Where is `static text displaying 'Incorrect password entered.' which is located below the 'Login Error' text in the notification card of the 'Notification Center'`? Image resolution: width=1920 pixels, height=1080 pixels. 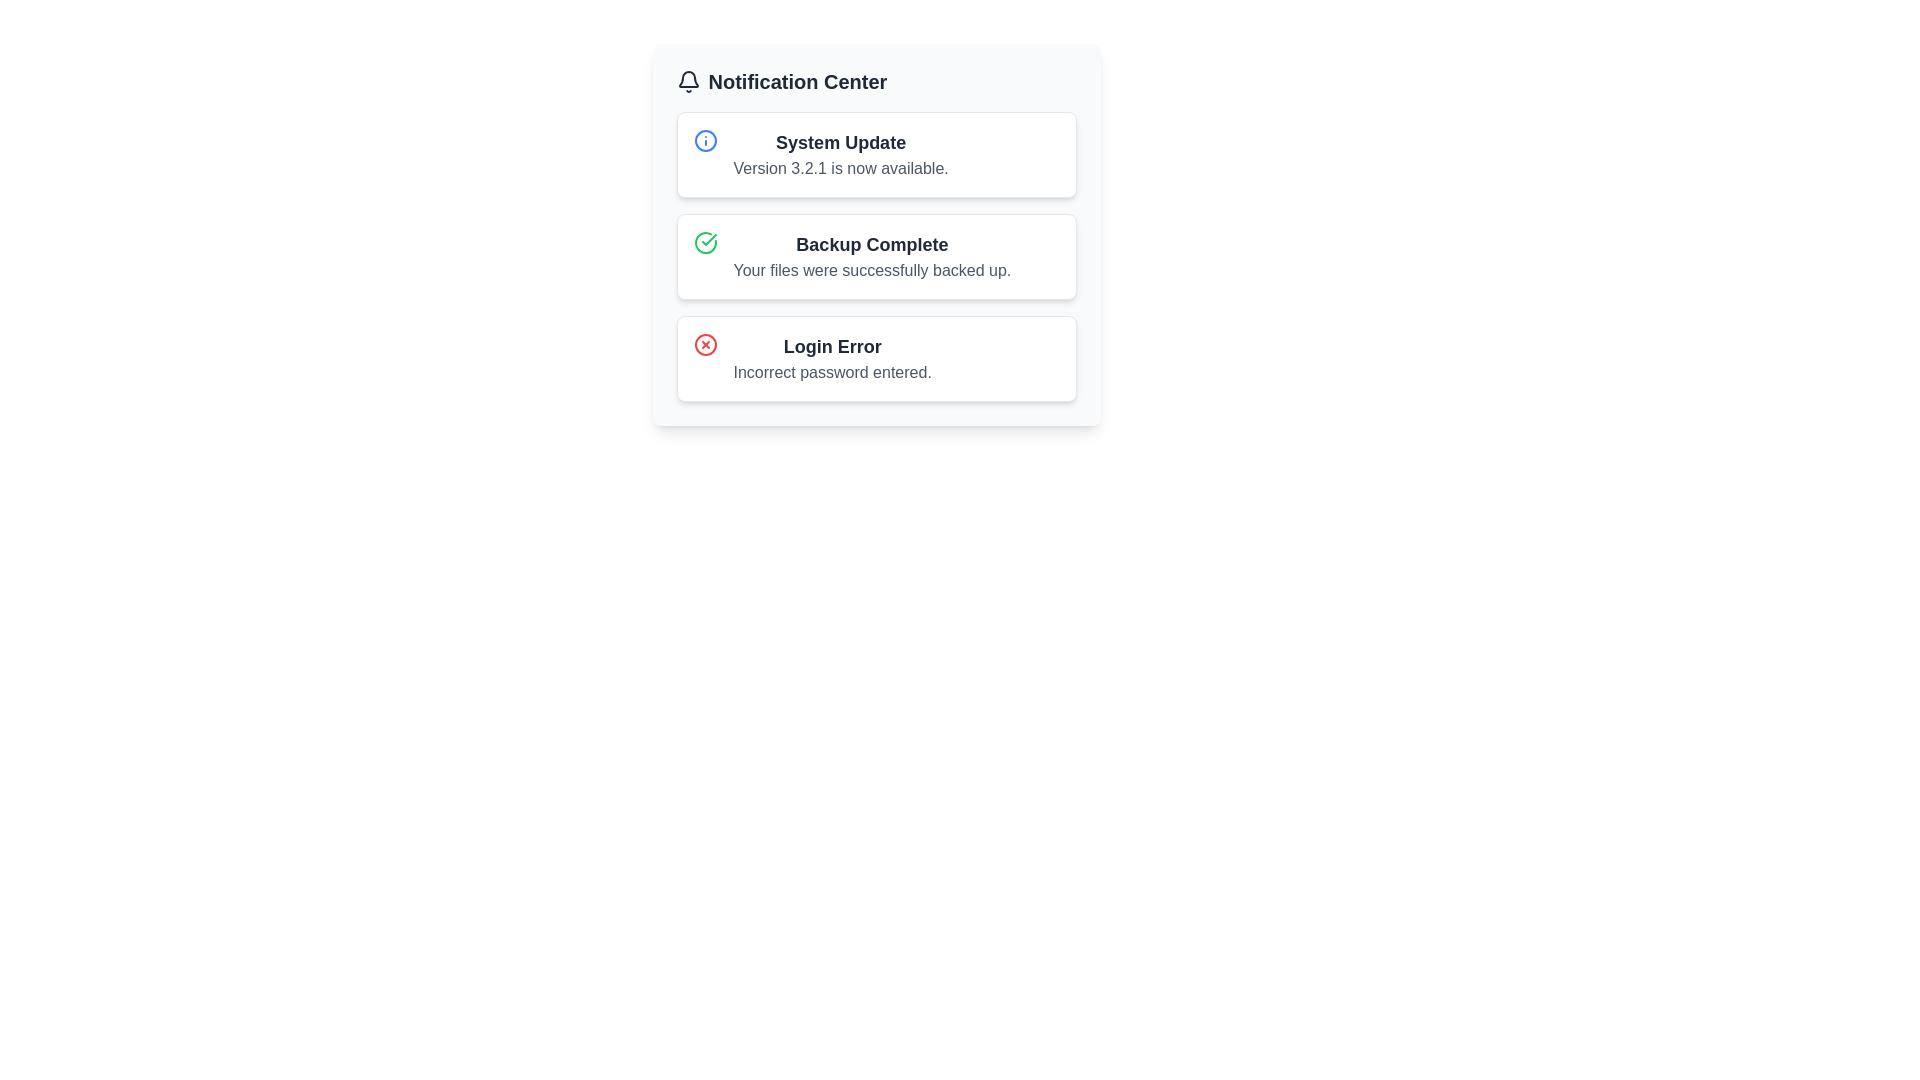 static text displaying 'Incorrect password entered.' which is located below the 'Login Error' text in the notification card of the 'Notification Center' is located at coordinates (832, 373).